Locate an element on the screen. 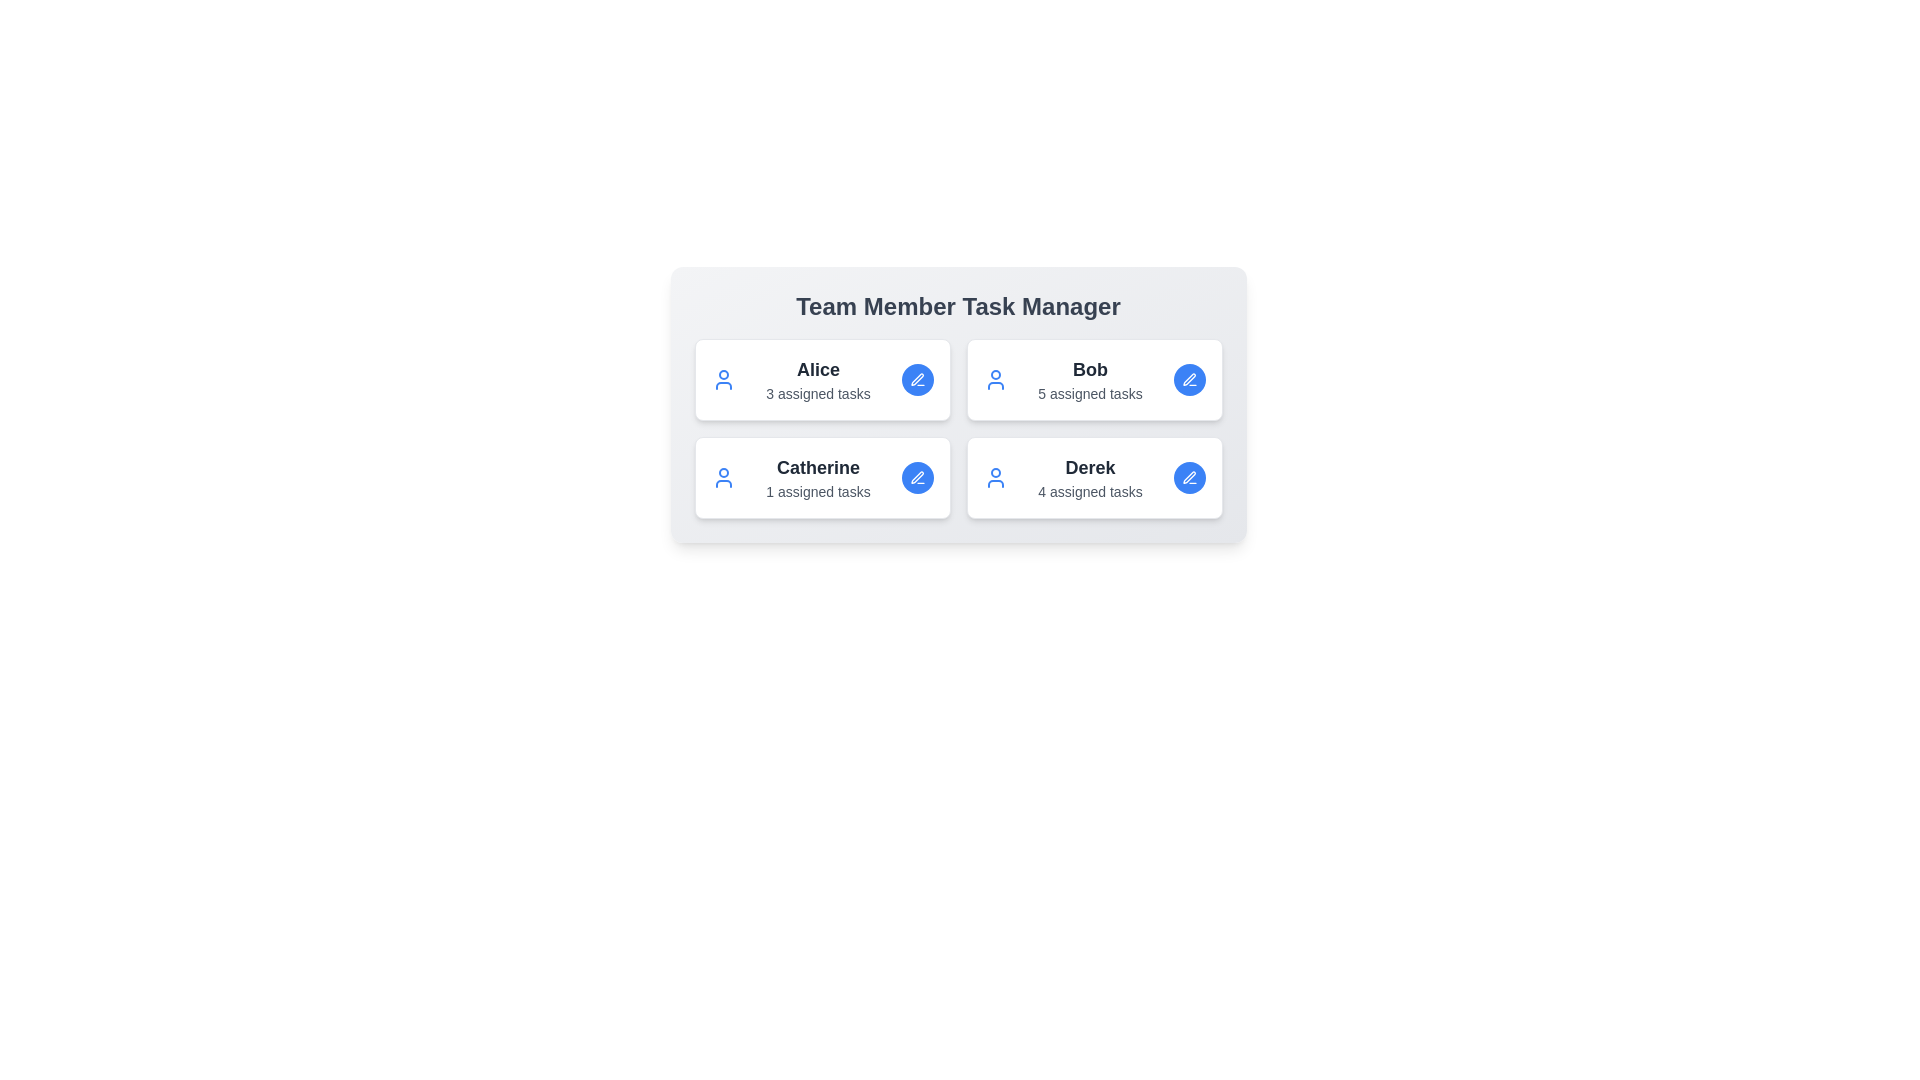 This screenshot has height=1080, width=1920. the icon representing Derek to interact with their tasks is located at coordinates (995, 478).